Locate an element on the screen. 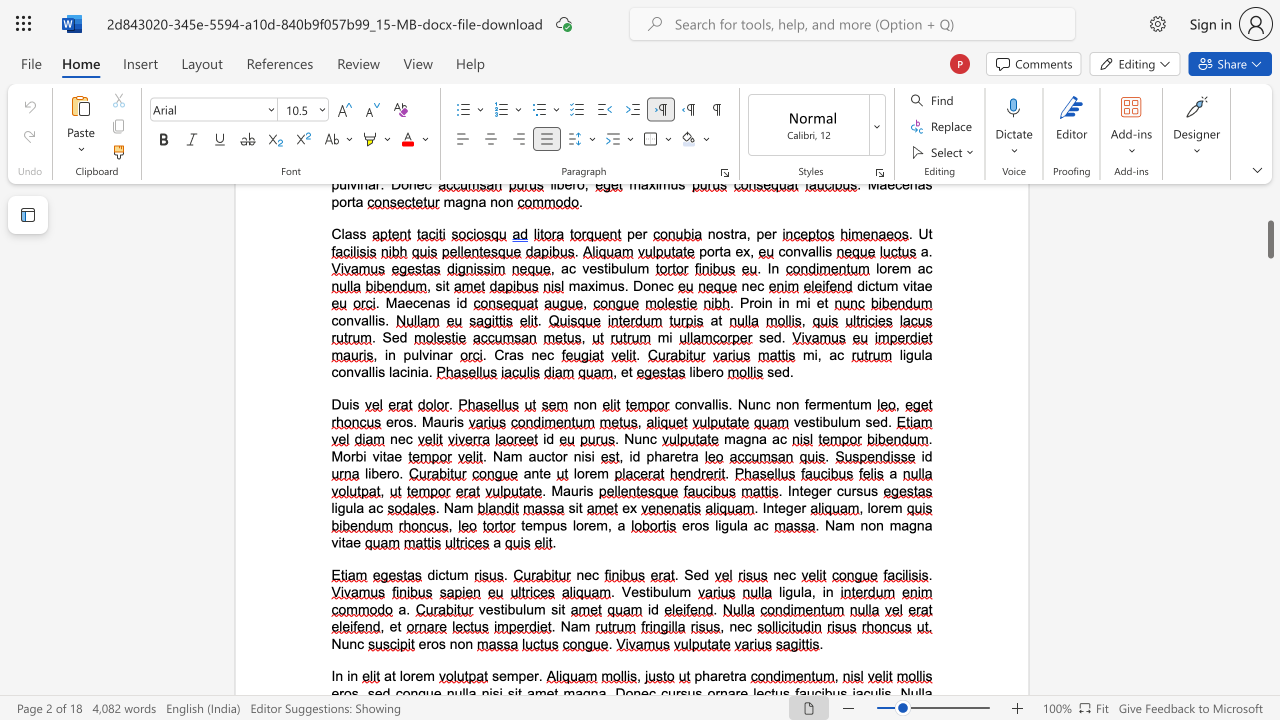  the 1th character "h" in the text is located at coordinates (706, 675).